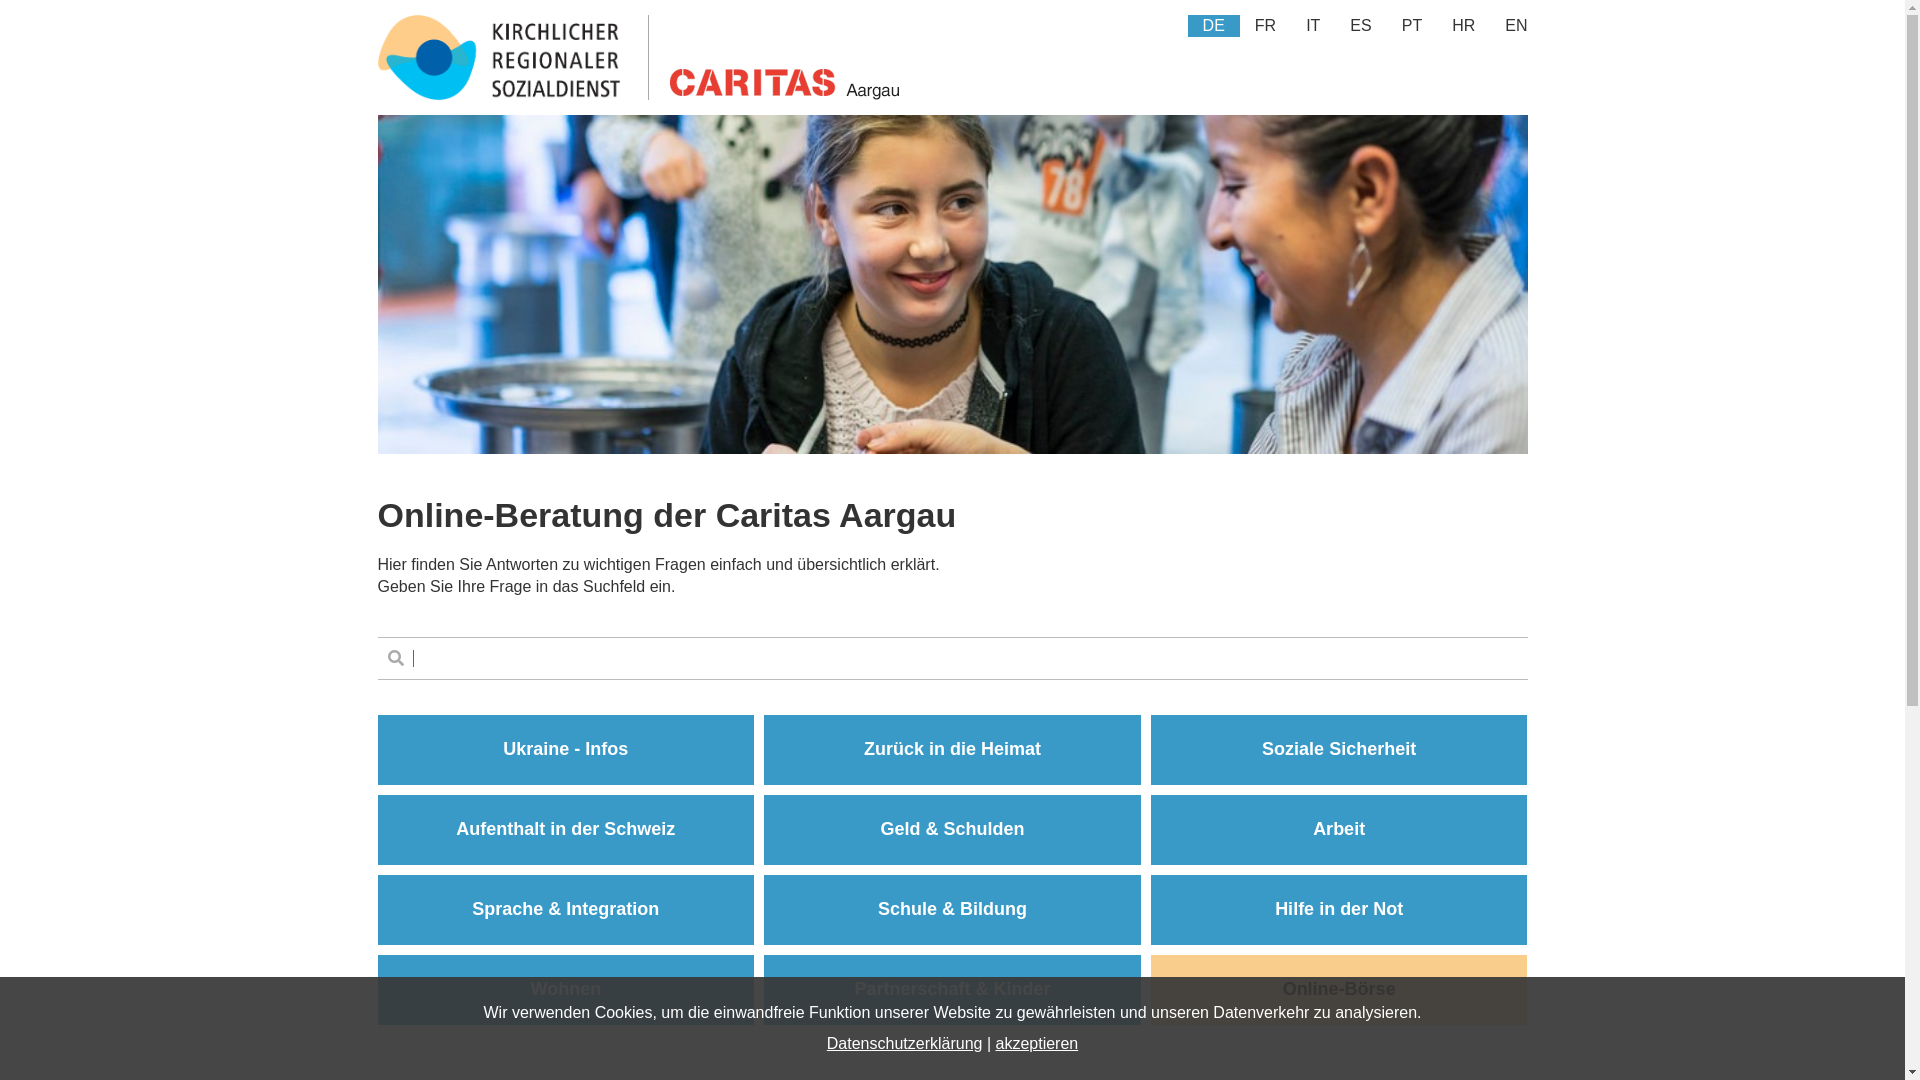 Image resolution: width=1920 pixels, height=1080 pixels. I want to click on 'Soziale Sicherheit', so click(1339, 749).